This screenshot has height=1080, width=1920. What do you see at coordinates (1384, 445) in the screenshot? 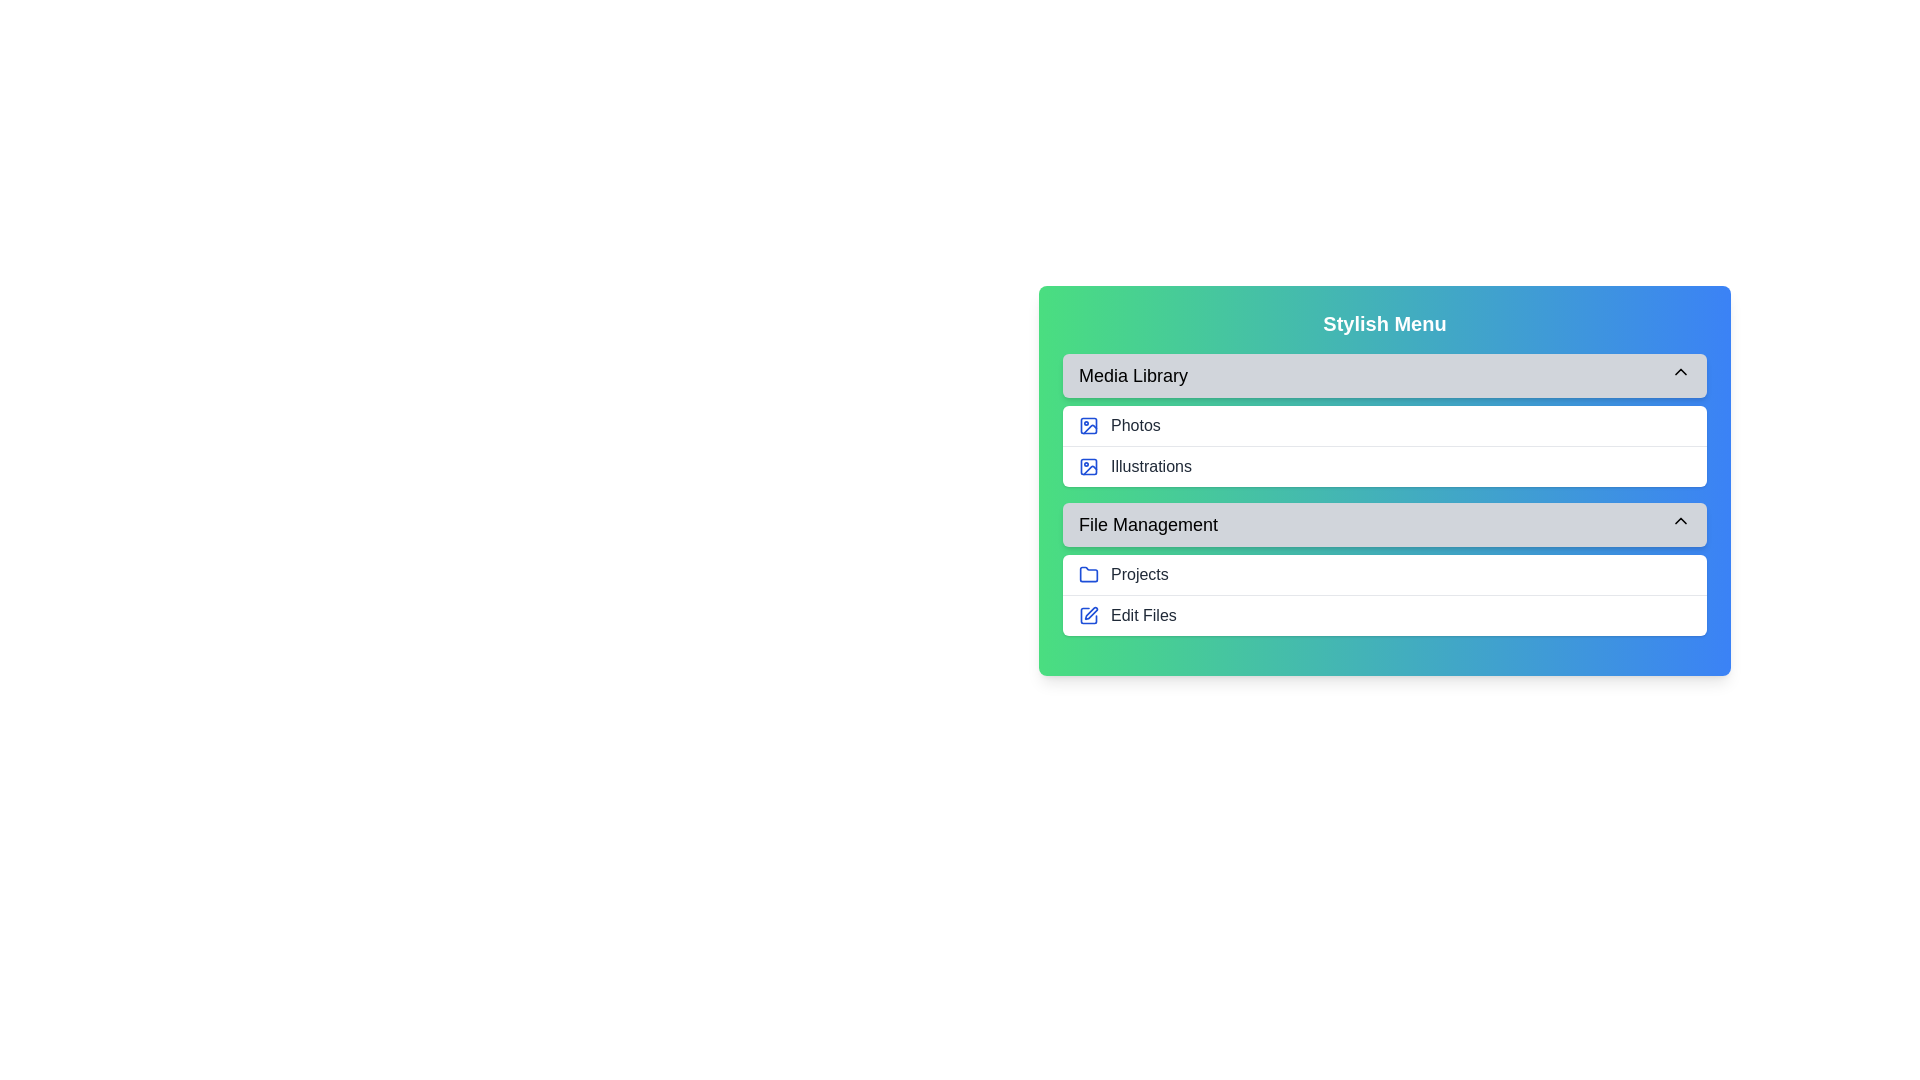
I see `the second item in the expanded 'Media Library' section of the menu` at bounding box center [1384, 445].